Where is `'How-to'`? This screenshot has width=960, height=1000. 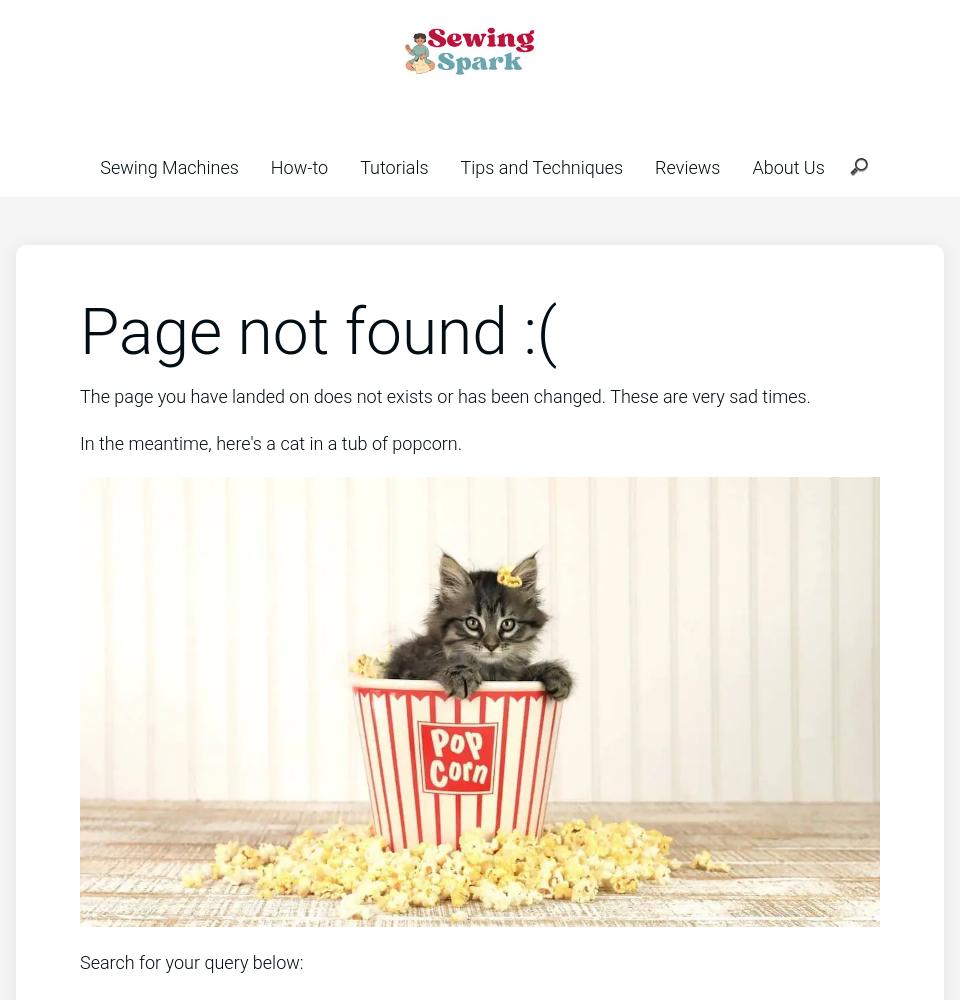 'How-to' is located at coordinates (298, 167).